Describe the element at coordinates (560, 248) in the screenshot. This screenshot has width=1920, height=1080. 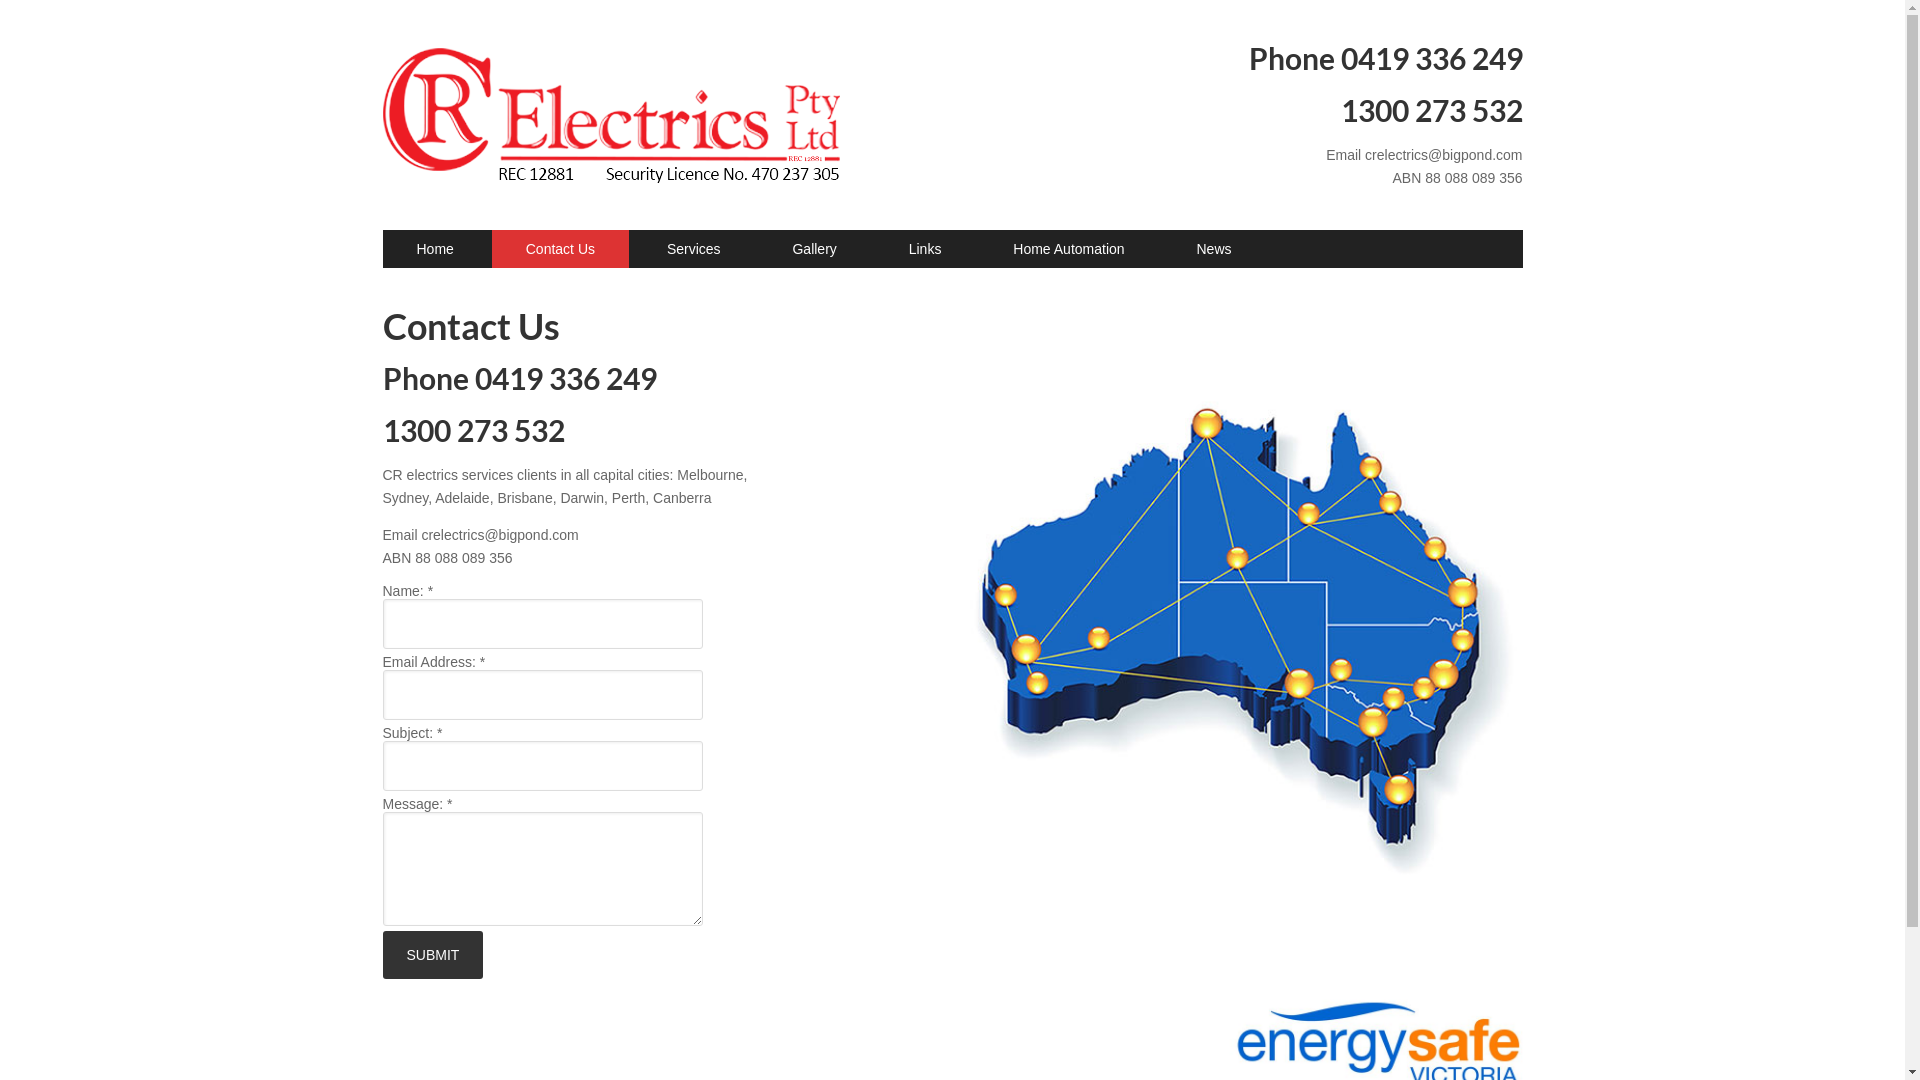
I see `'Contact Us'` at that location.